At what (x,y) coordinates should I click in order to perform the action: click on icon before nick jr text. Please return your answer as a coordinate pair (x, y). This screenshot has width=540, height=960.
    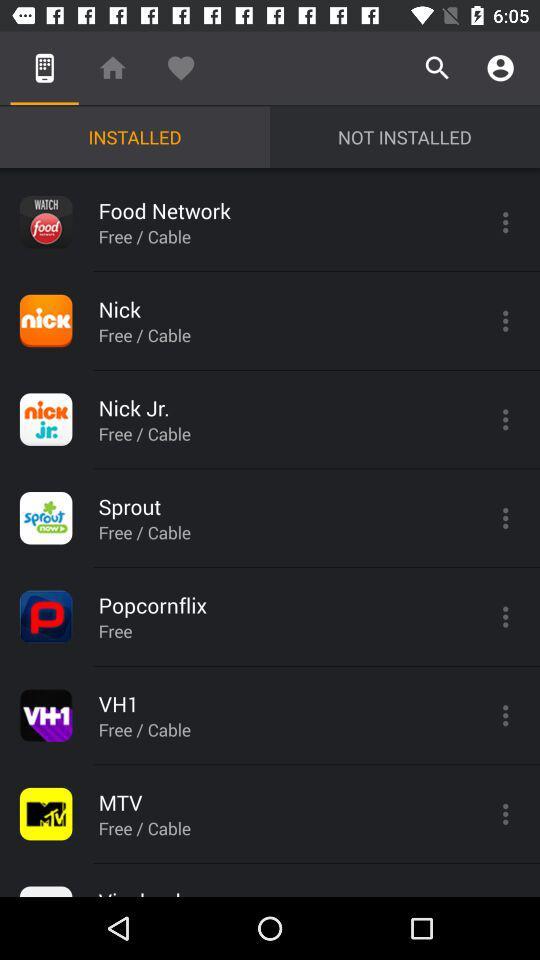
    Looking at the image, I should click on (46, 418).